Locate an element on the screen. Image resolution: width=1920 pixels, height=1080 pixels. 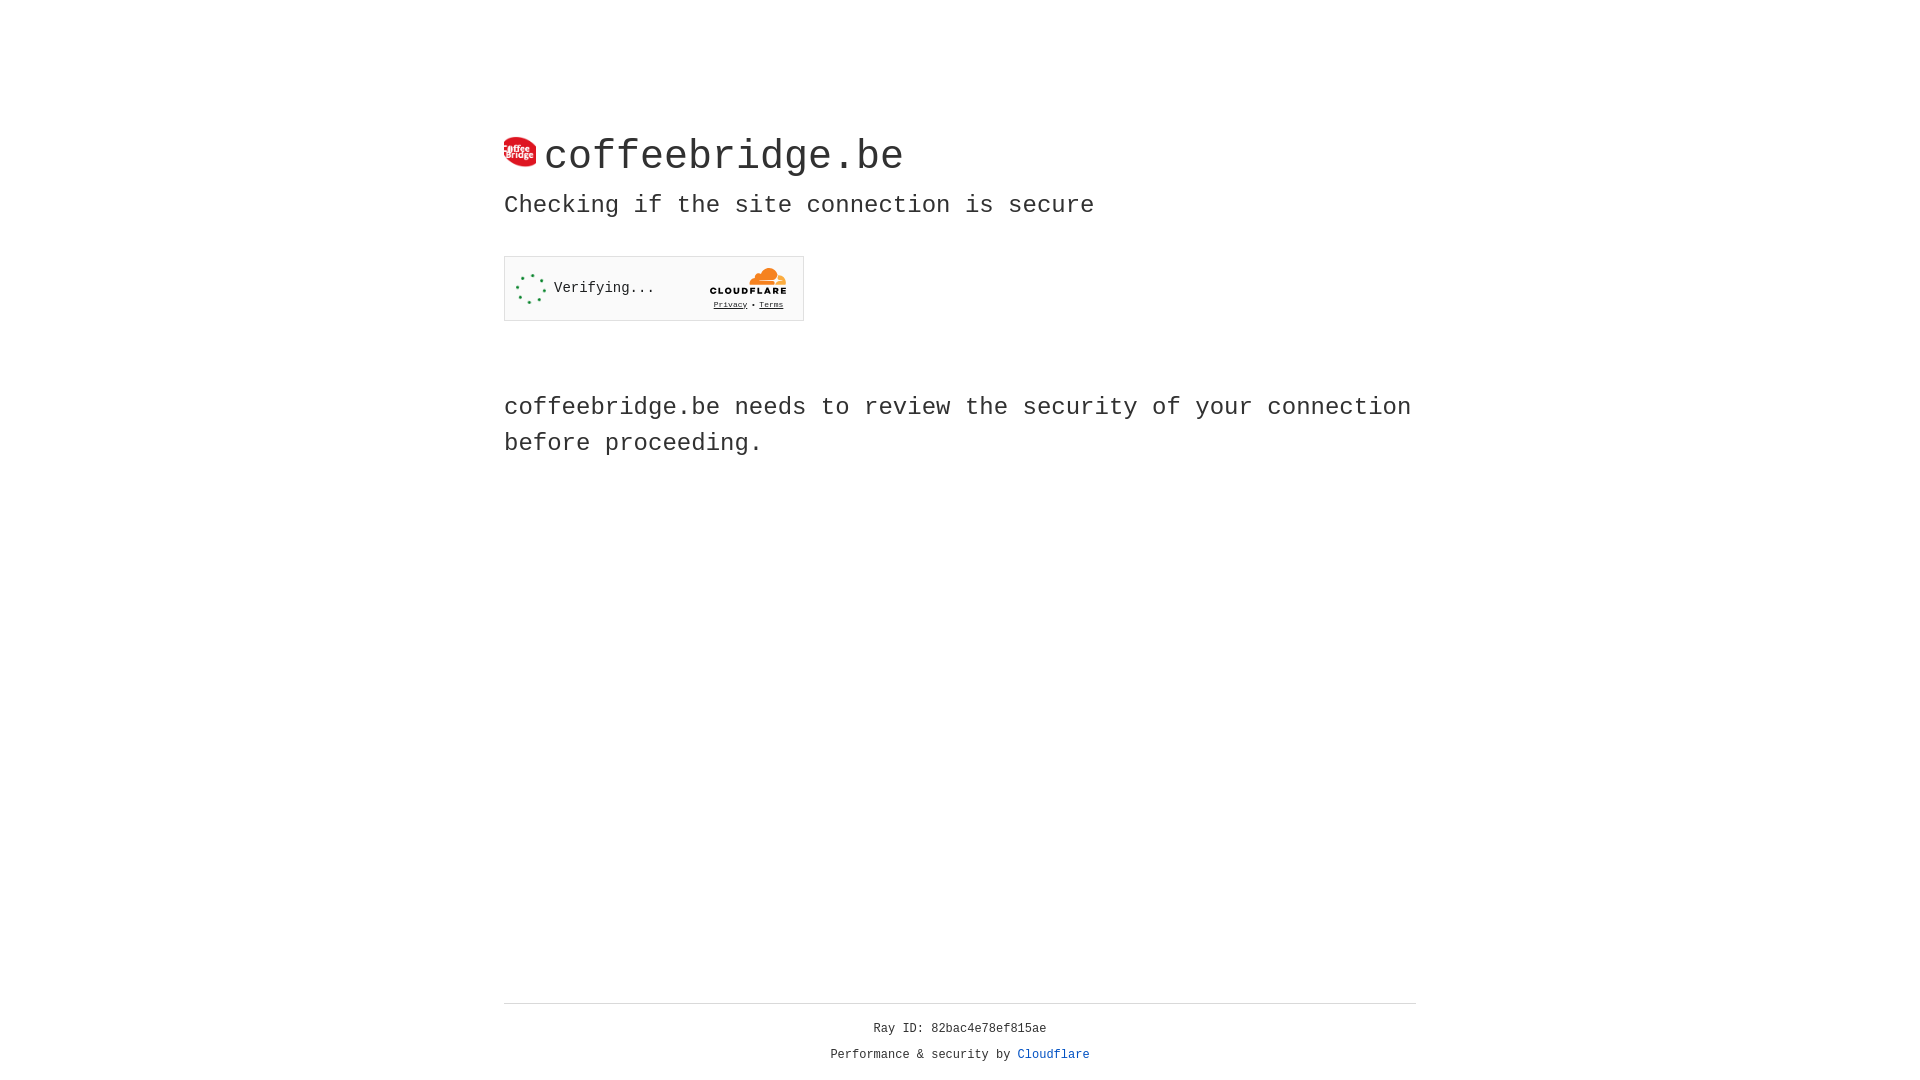
'Cloudflare' is located at coordinates (1053, 1054).